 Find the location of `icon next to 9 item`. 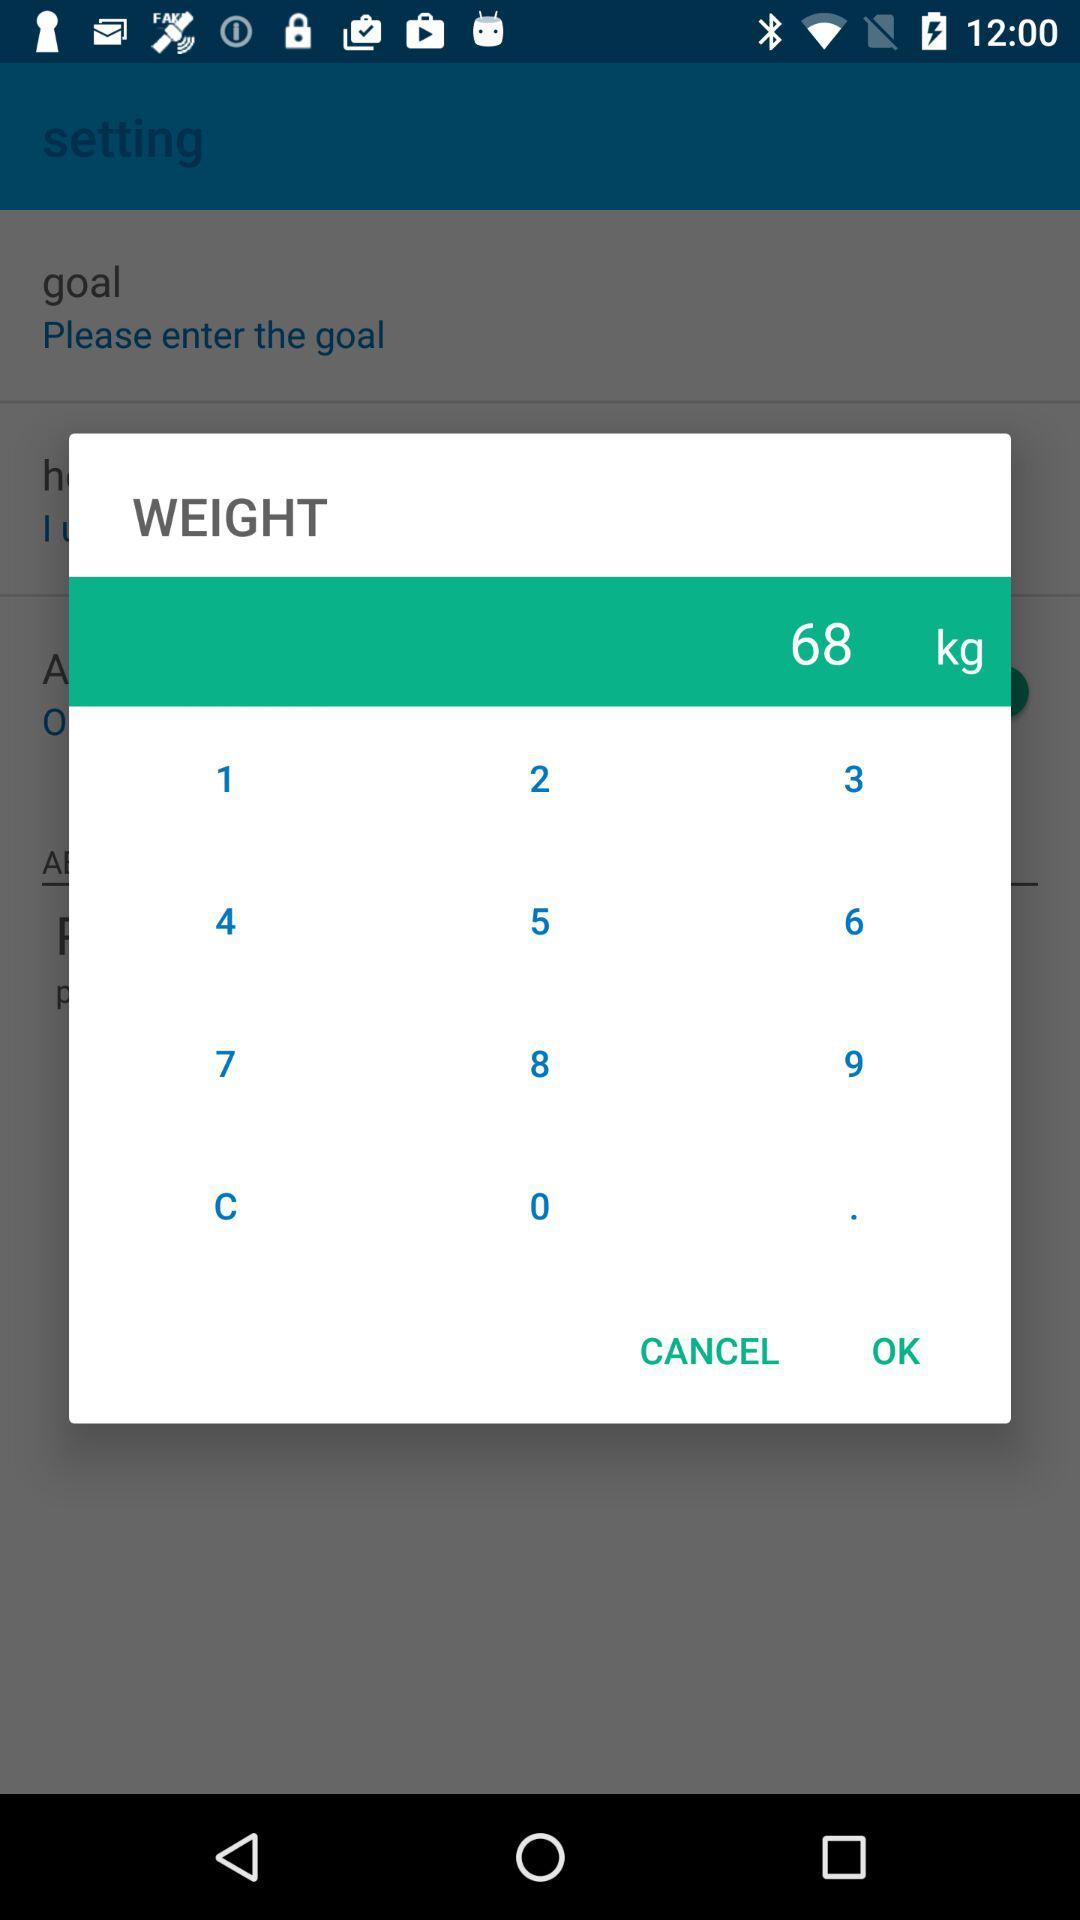

icon next to 9 item is located at coordinates (540, 1204).